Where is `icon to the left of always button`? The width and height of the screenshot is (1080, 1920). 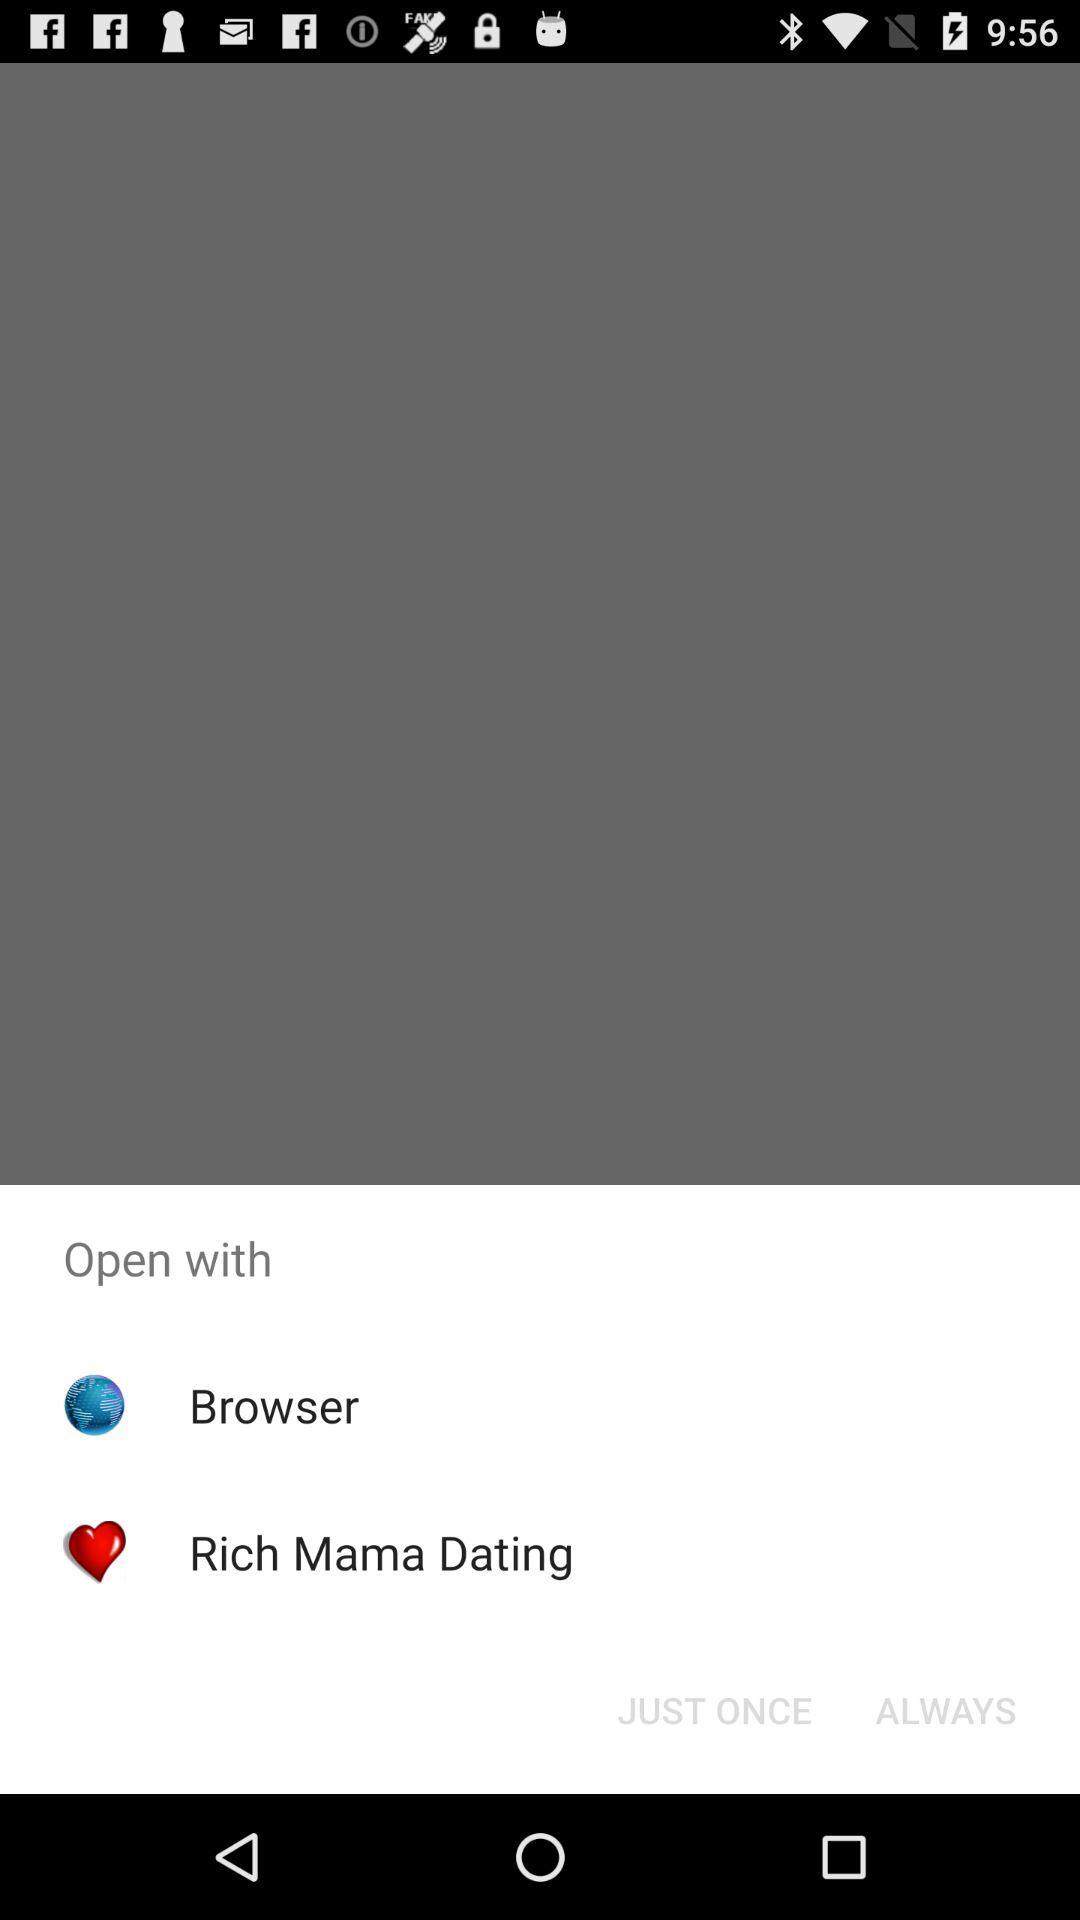
icon to the left of always button is located at coordinates (713, 1708).